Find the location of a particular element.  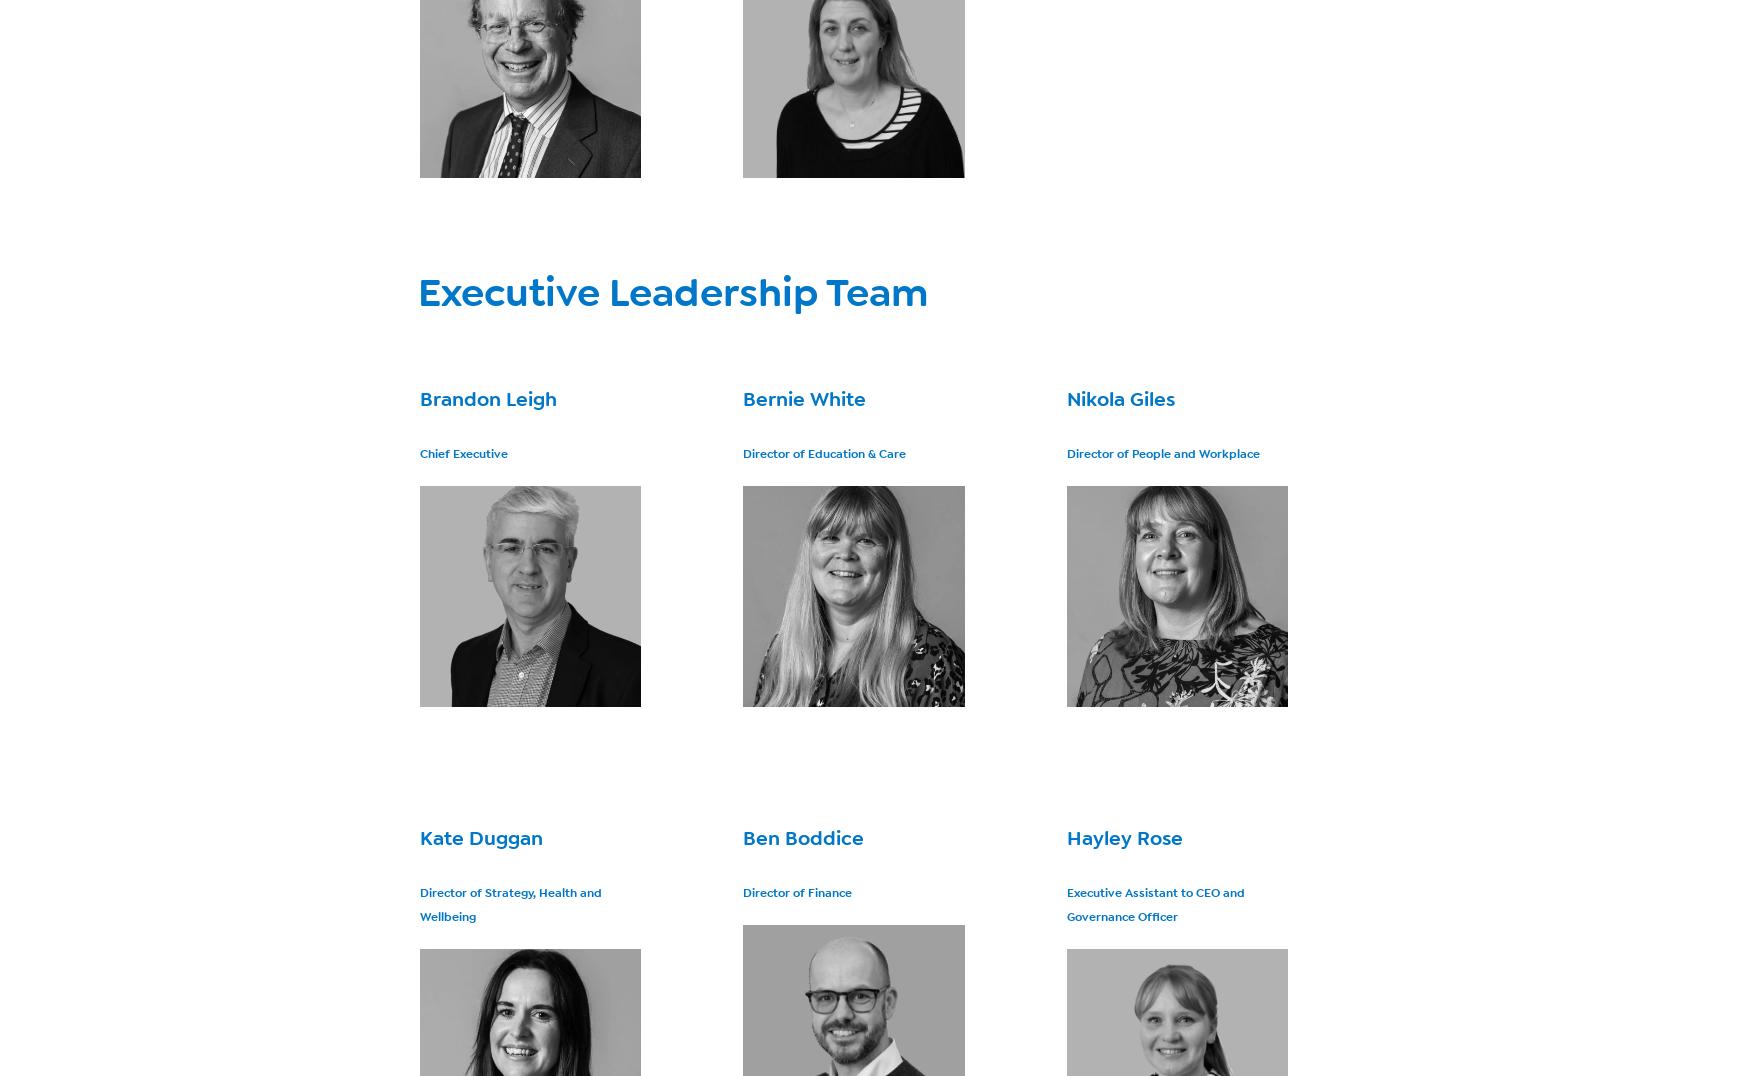

'Nikola Giles' is located at coordinates (1065, 398).